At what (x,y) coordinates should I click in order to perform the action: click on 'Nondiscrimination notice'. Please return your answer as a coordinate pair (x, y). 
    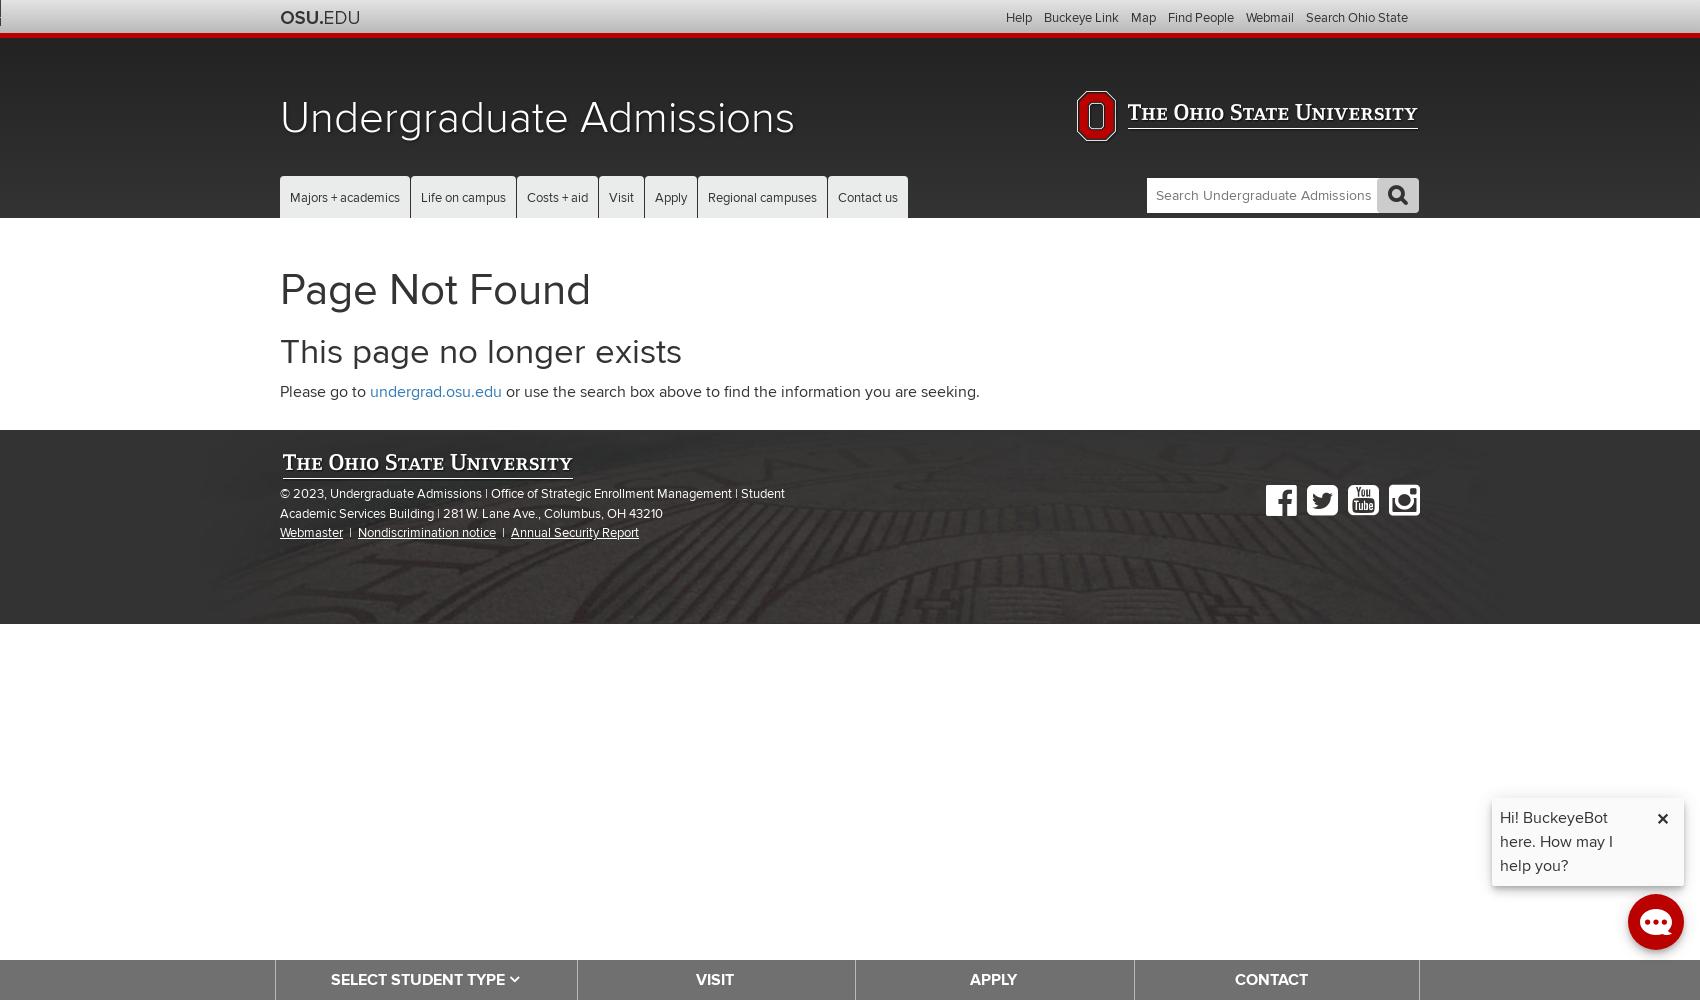
    Looking at the image, I should click on (427, 533).